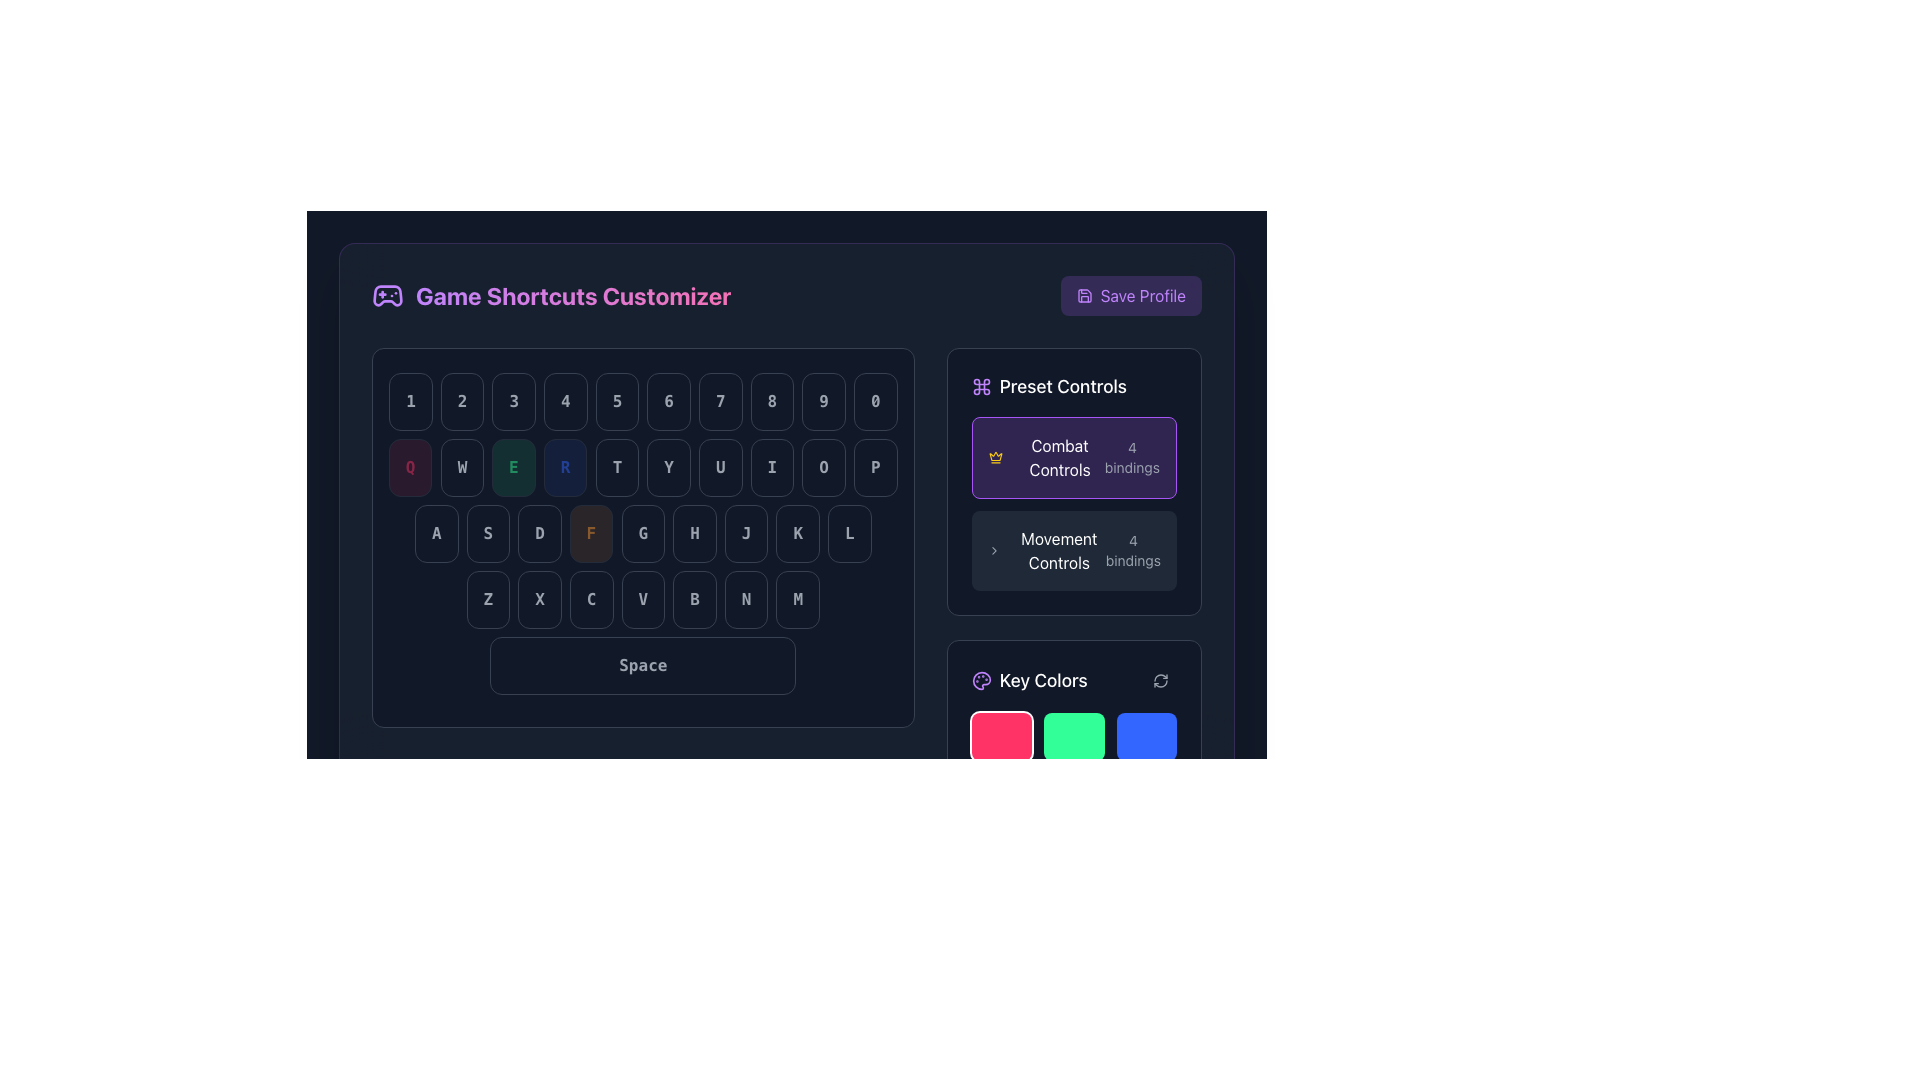  What do you see at coordinates (514, 467) in the screenshot?
I see `the button displaying 'E' in bold green text with a light green background` at bounding box center [514, 467].